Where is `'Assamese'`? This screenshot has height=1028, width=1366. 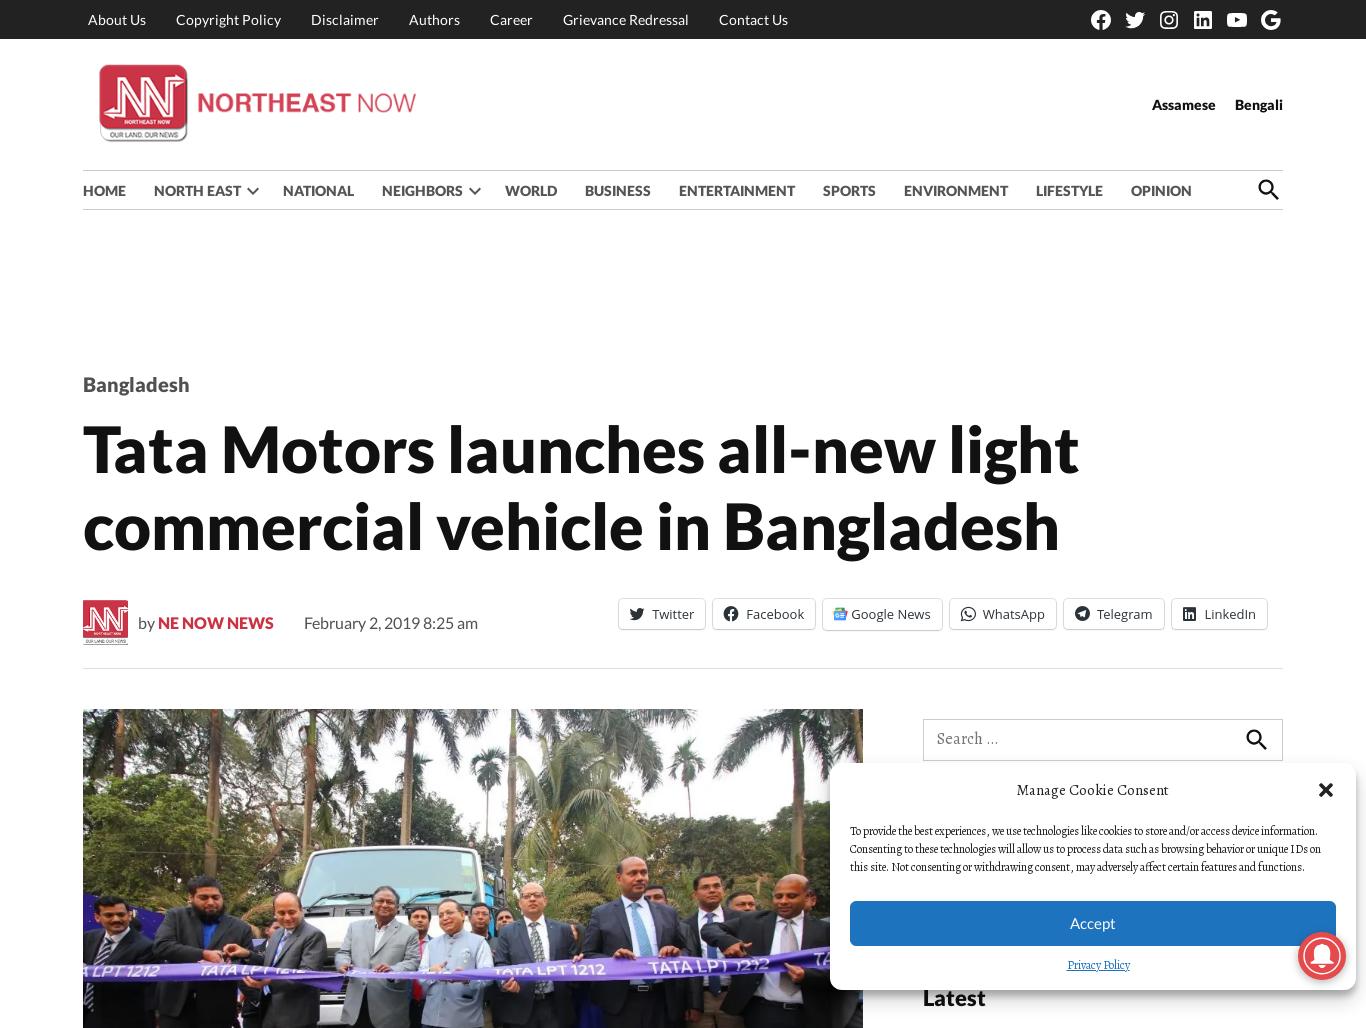
'Assamese' is located at coordinates (1184, 102).